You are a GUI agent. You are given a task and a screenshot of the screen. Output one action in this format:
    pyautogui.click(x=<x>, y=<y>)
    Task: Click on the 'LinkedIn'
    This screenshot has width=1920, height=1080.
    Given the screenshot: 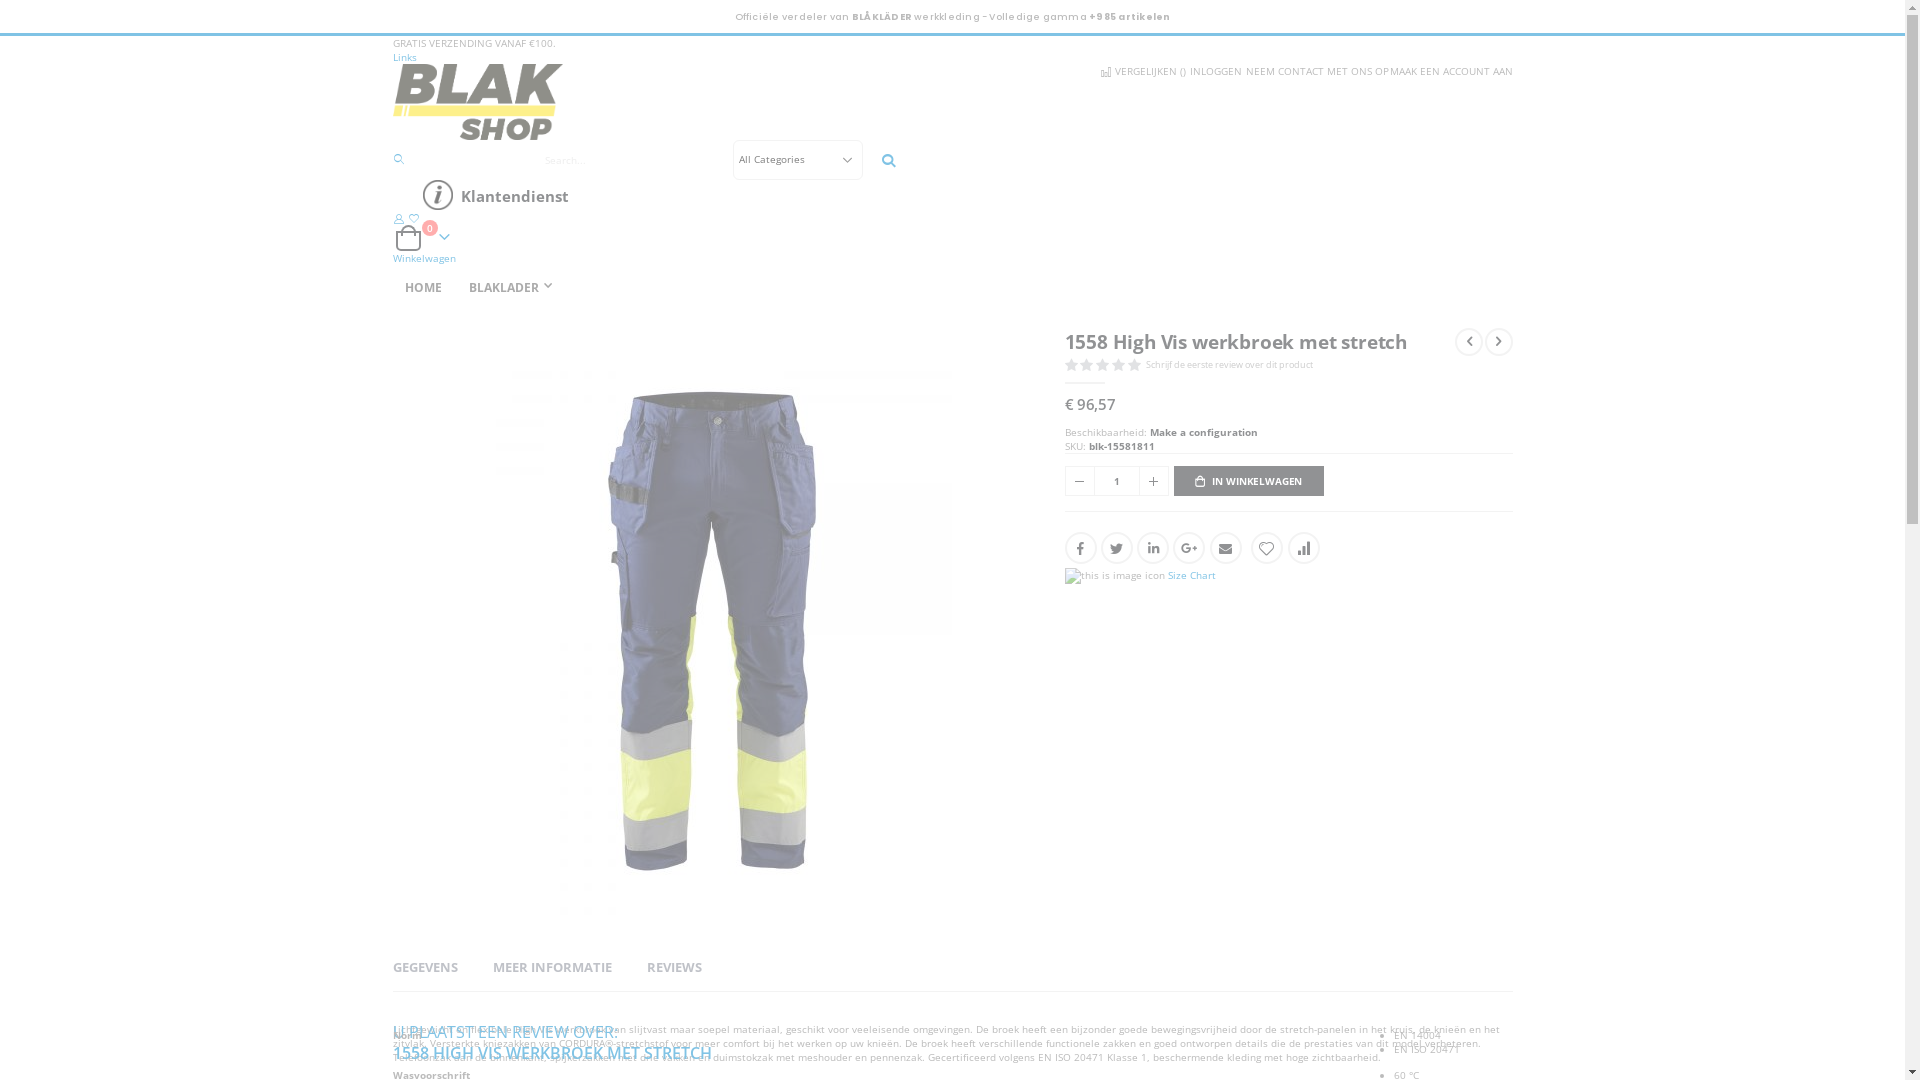 What is the action you would take?
    pyautogui.click(x=1152, y=547)
    